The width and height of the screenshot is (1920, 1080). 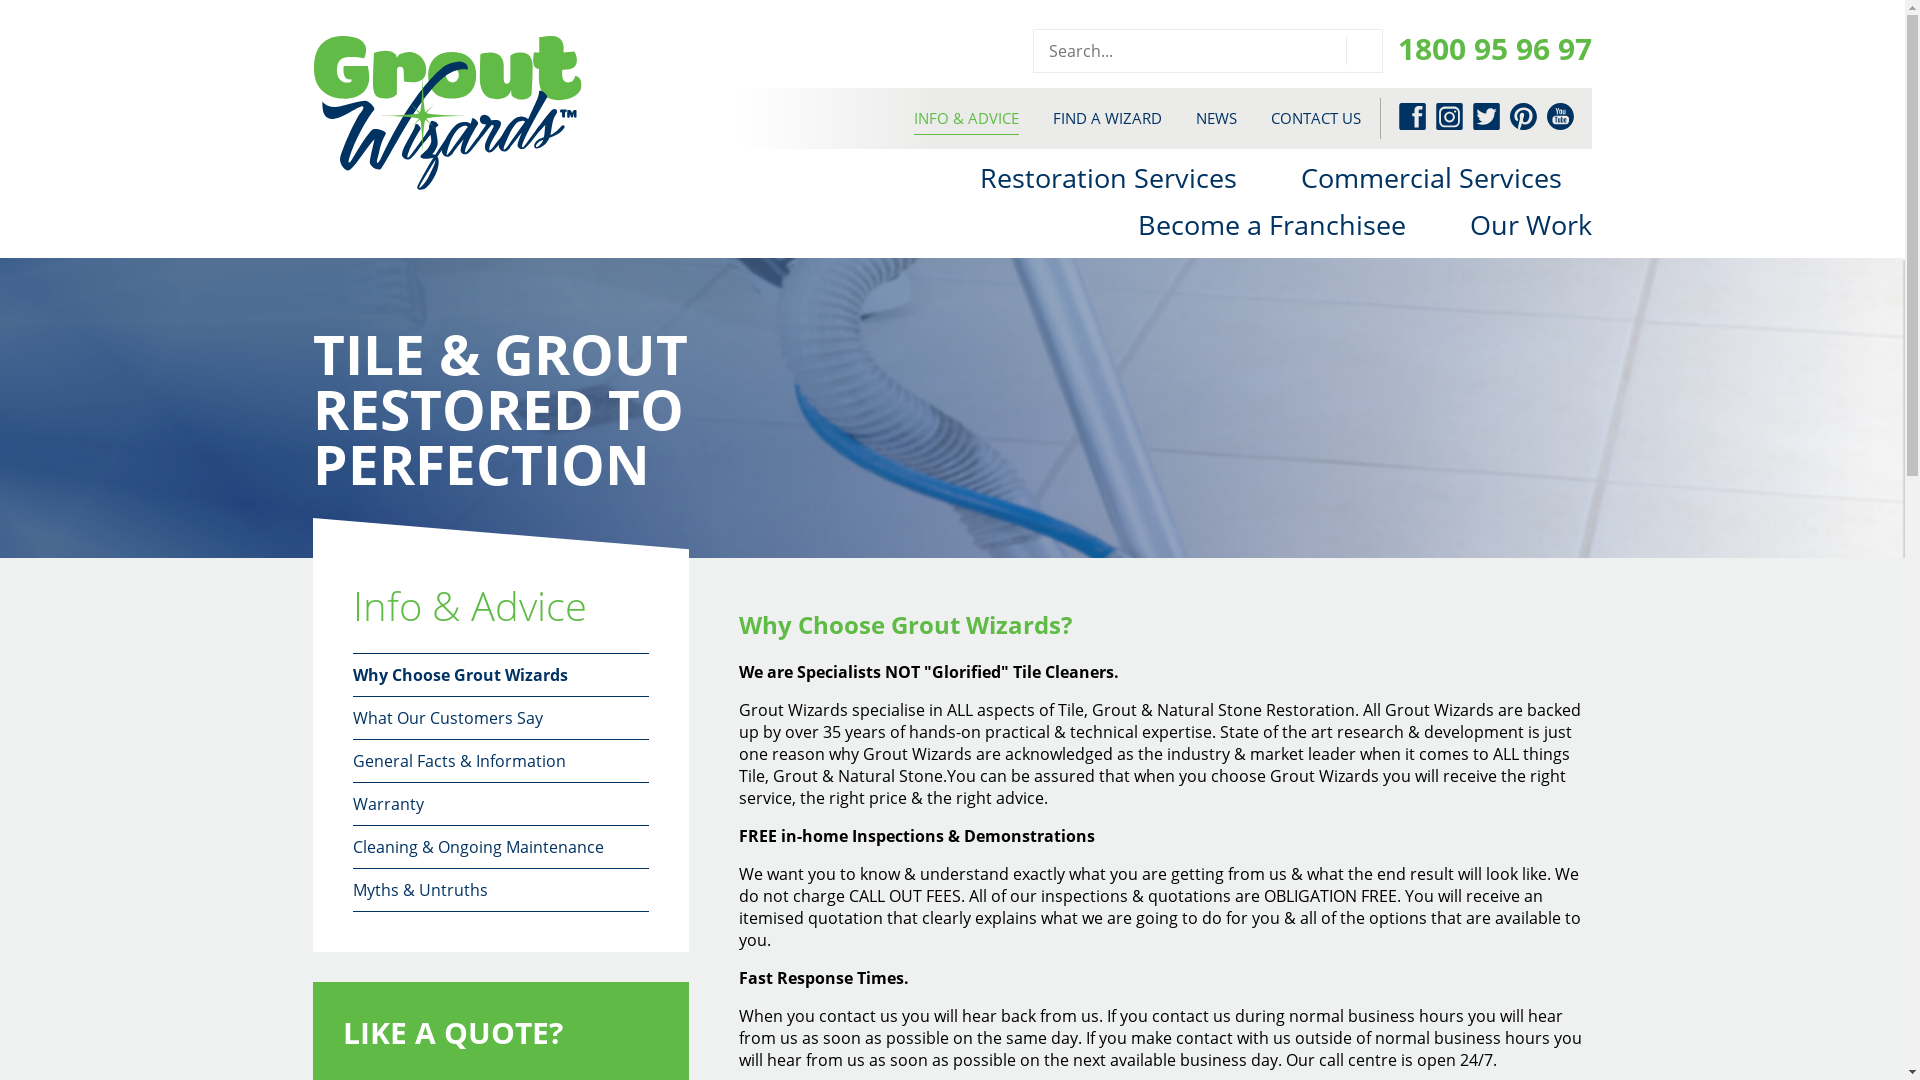 I want to click on 'CONTACT US', so click(x=1315, y=118).